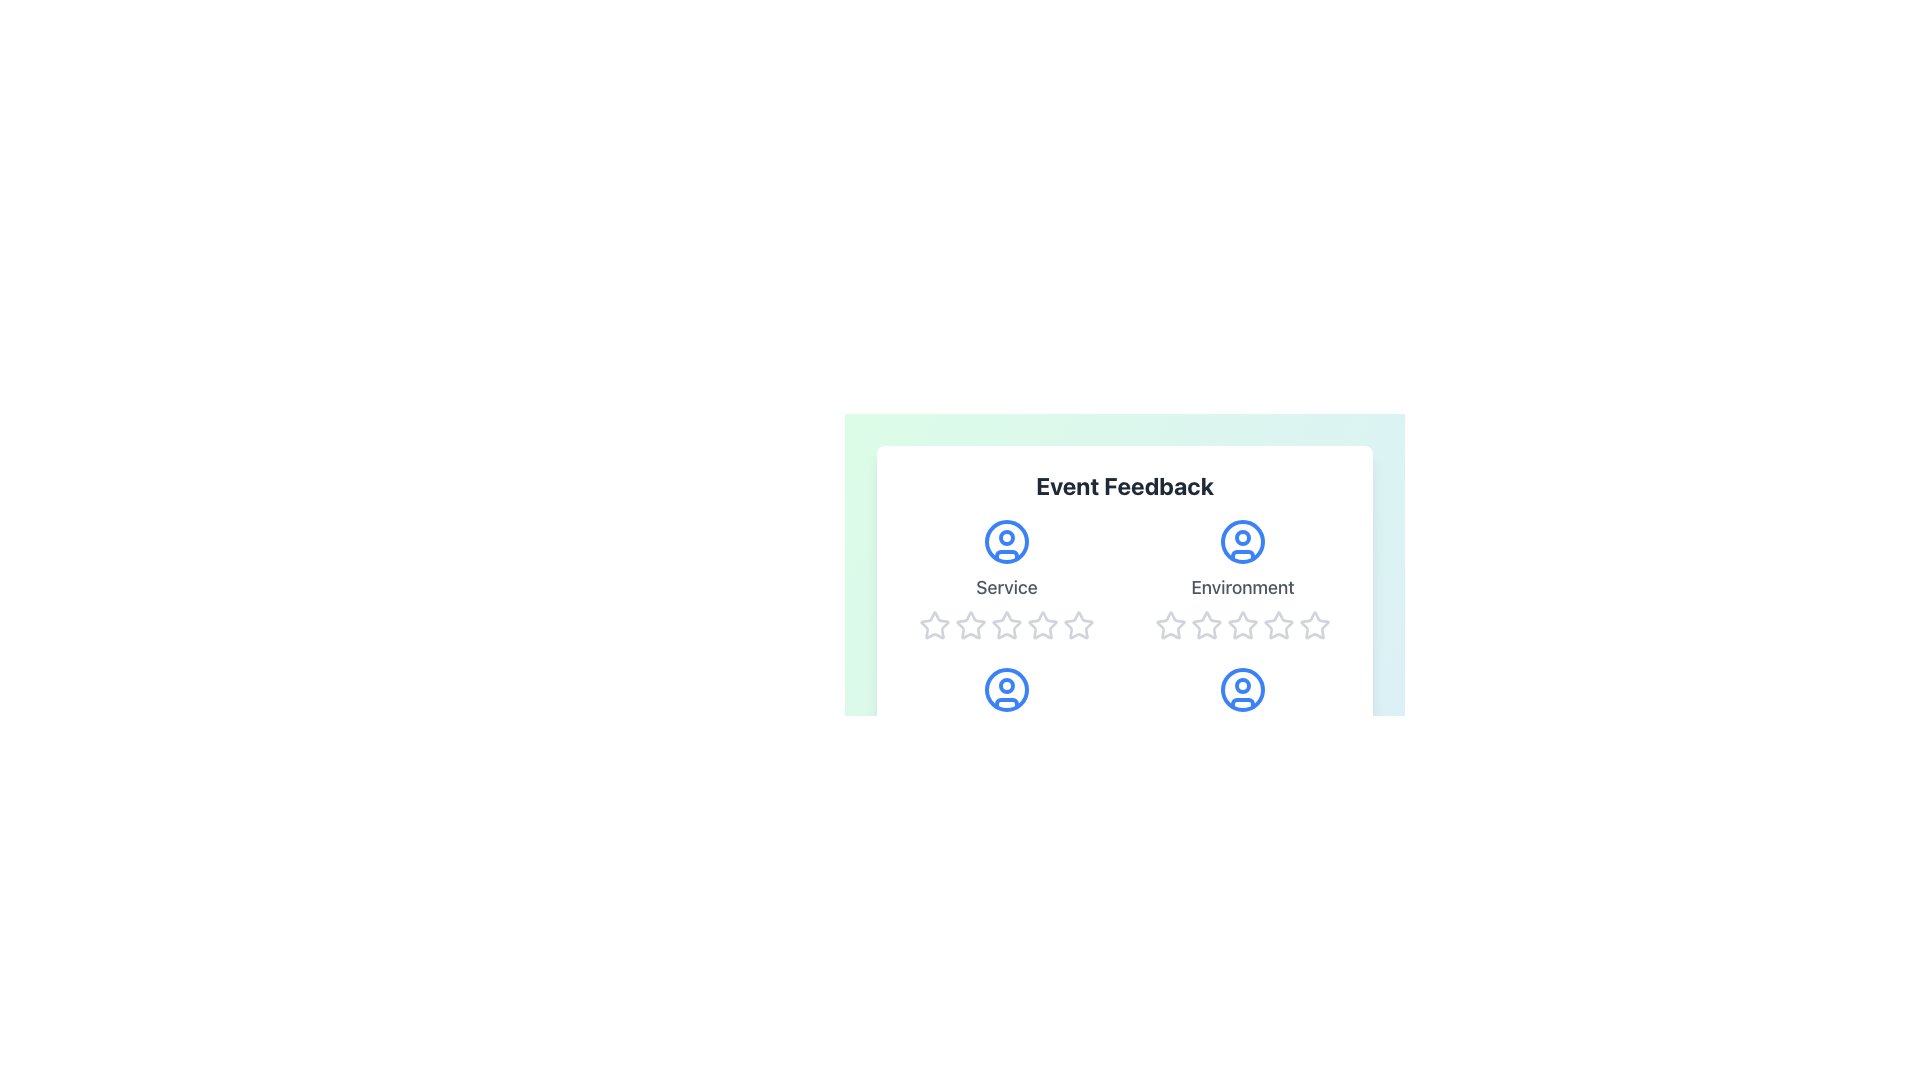  Describe the element at coordinates (1277, 624) in the screenshot. I see `the fifth star in the rating system located beneath the 'Environment' label in the 'Event Feedback' section` at that location.